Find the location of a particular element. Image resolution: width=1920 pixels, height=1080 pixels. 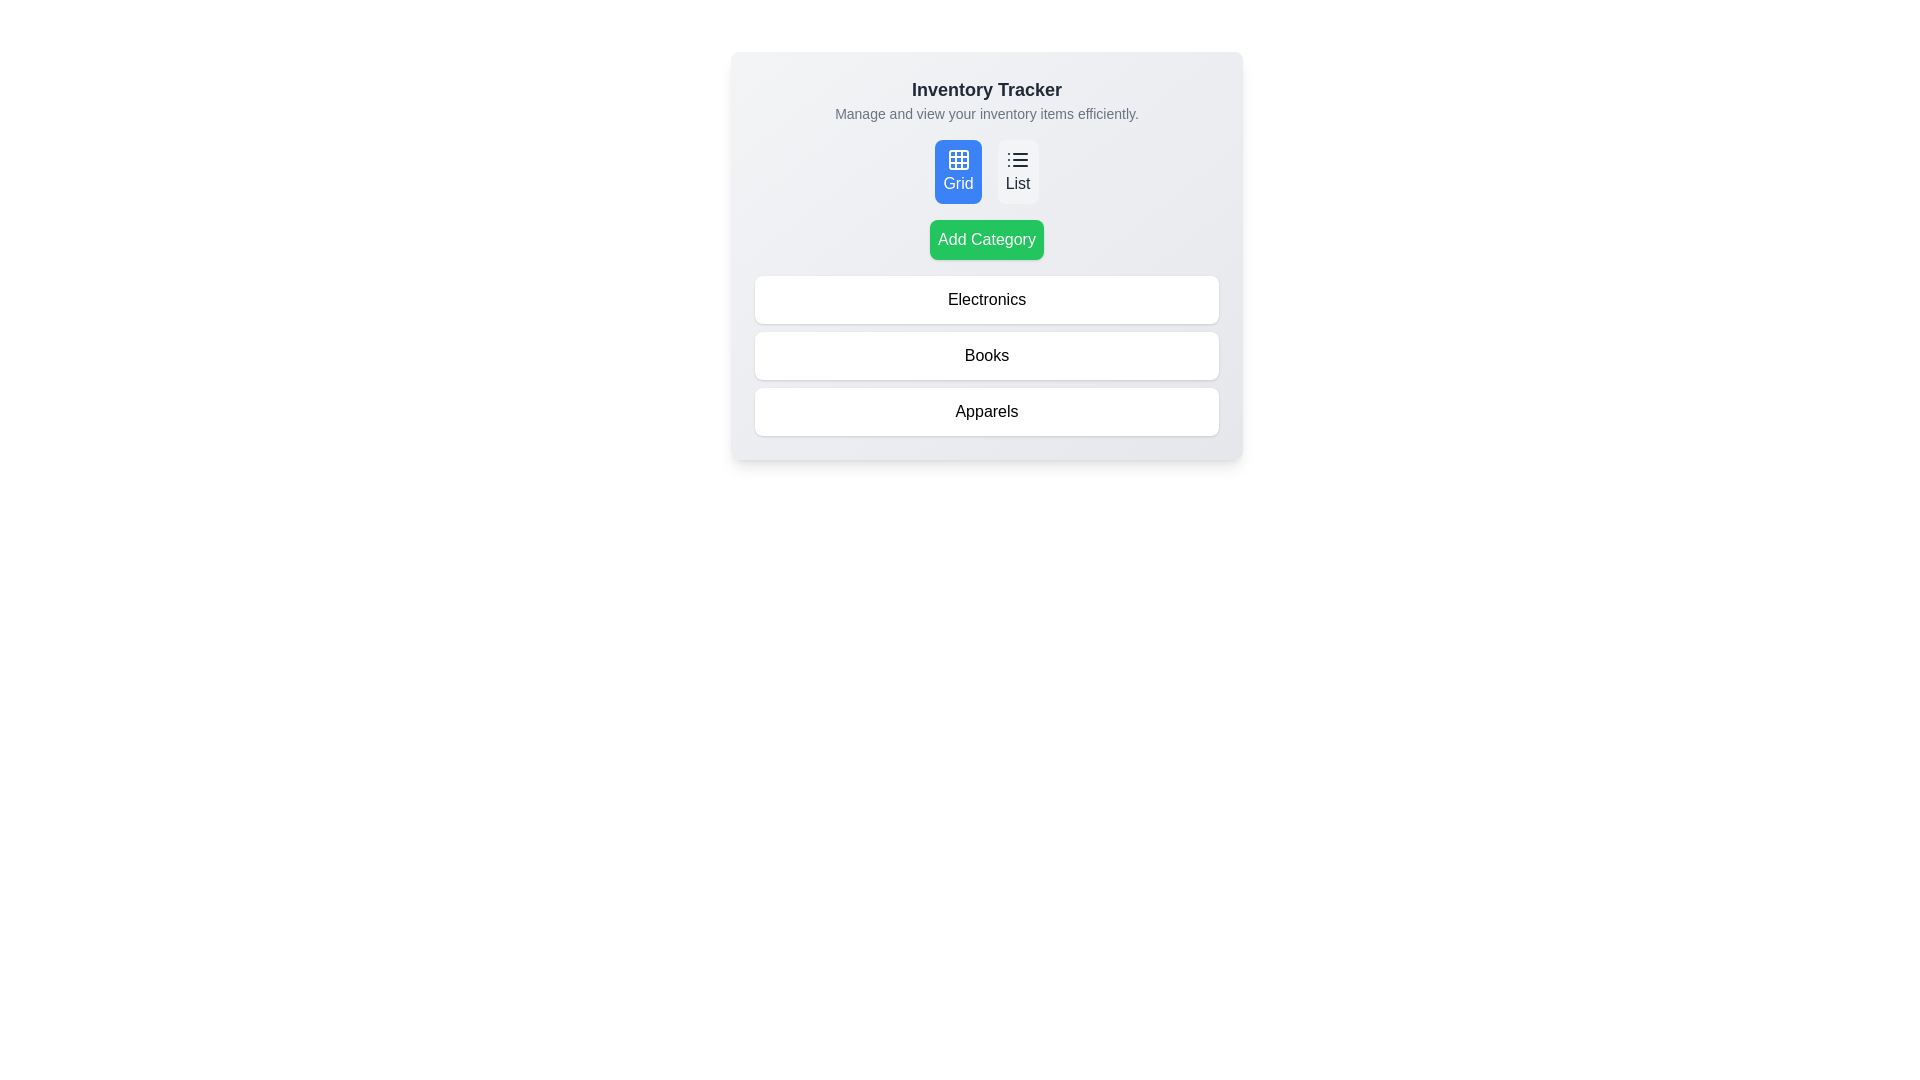

the inventory tracker toggle button, located second from the left in a horizontal button group, to switch to list view is located at coordinates (1018, 171).